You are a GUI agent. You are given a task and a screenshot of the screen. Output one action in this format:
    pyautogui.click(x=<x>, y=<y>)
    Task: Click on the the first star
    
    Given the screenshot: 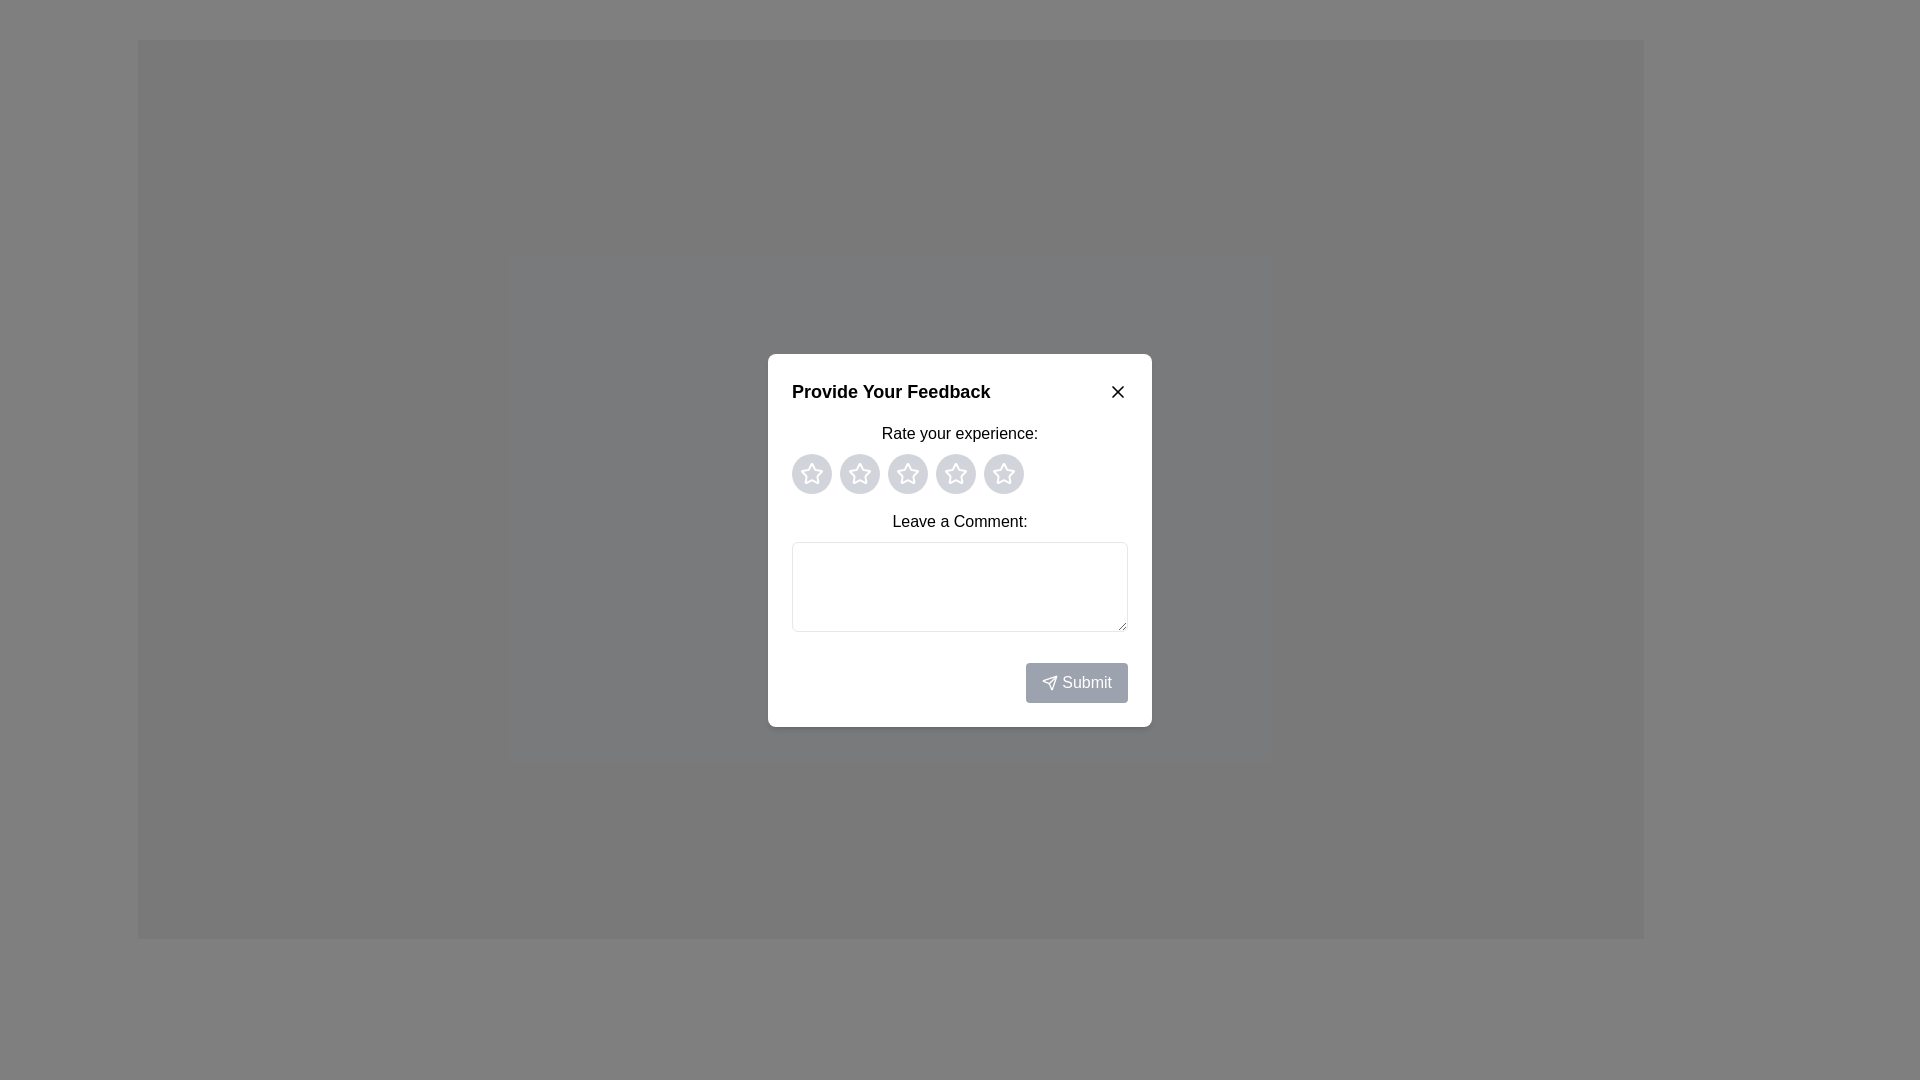 What is the action you would take?
    pyautogui.click(x=811, y=473)
    